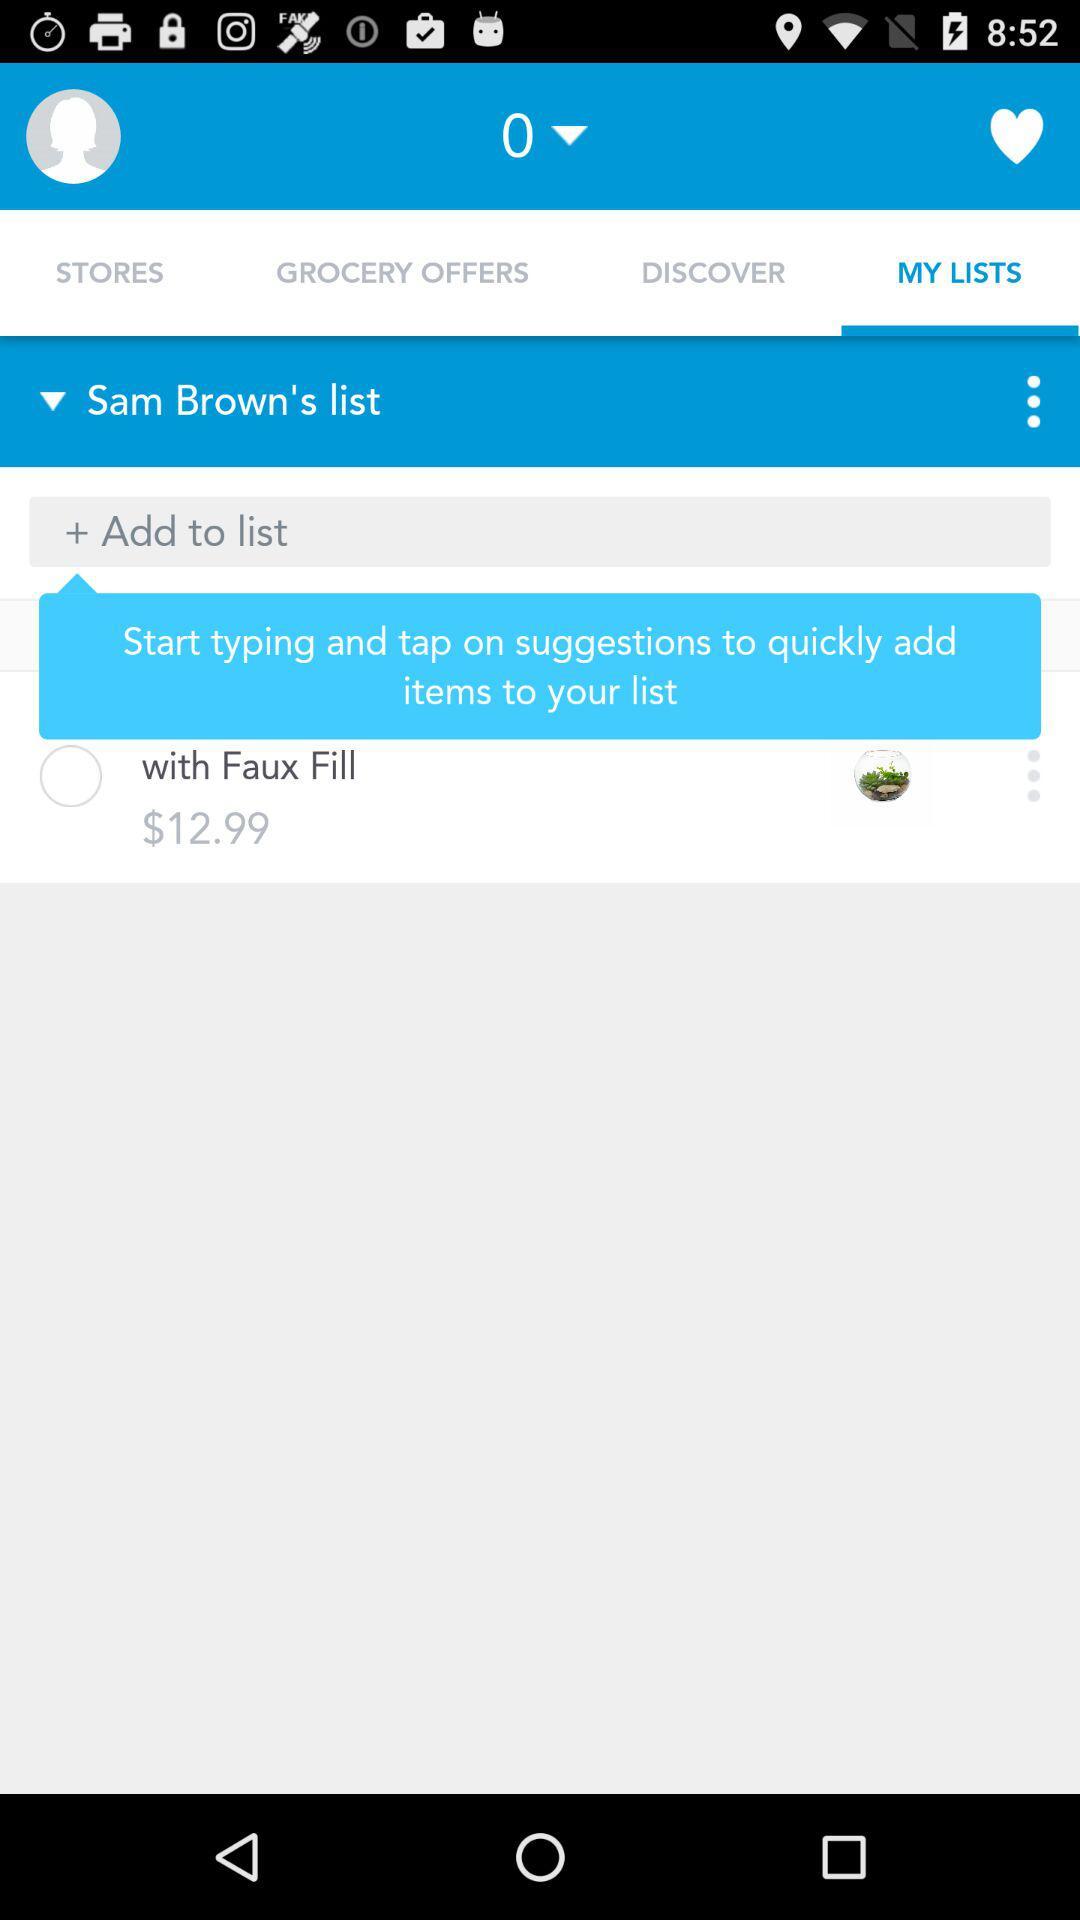  What do you see at coordinates (1014, 428) in the screenshot?
I see `the more icon` at bounding box center [1014, 428].